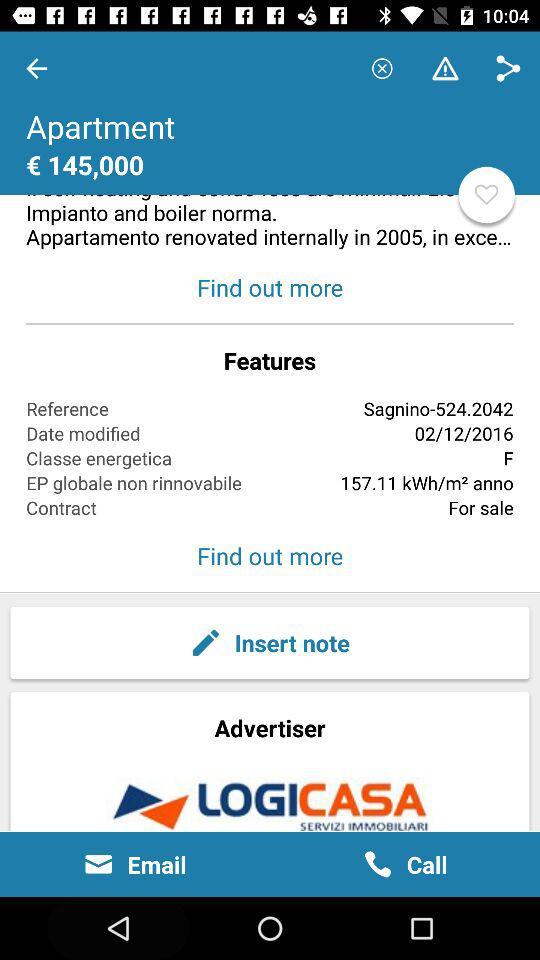 The image size is (540, 960). What do you see at coordinates (36, 68) in the screenshot?
I see `the item at the top left corner` at bounding box center [36, 68].